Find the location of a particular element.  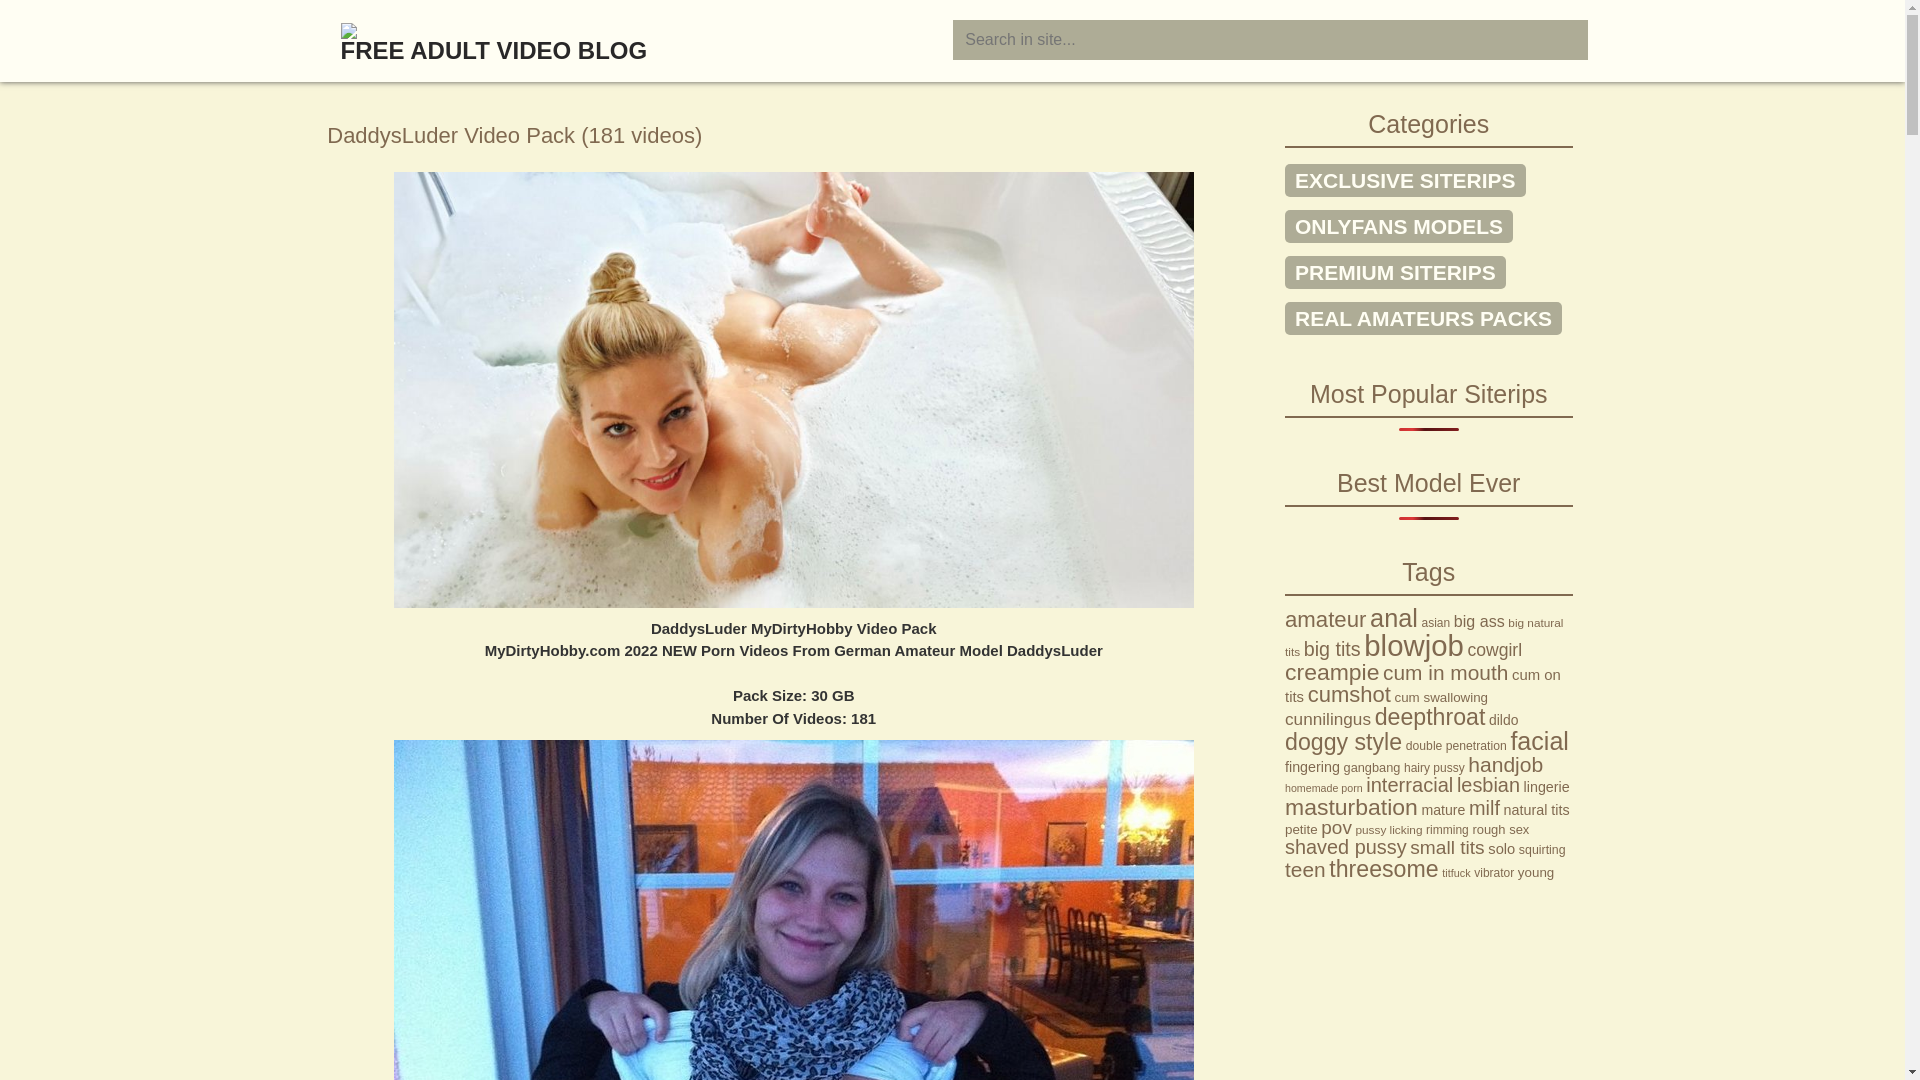

'natural tits' is located at coordinates (1535, 810).